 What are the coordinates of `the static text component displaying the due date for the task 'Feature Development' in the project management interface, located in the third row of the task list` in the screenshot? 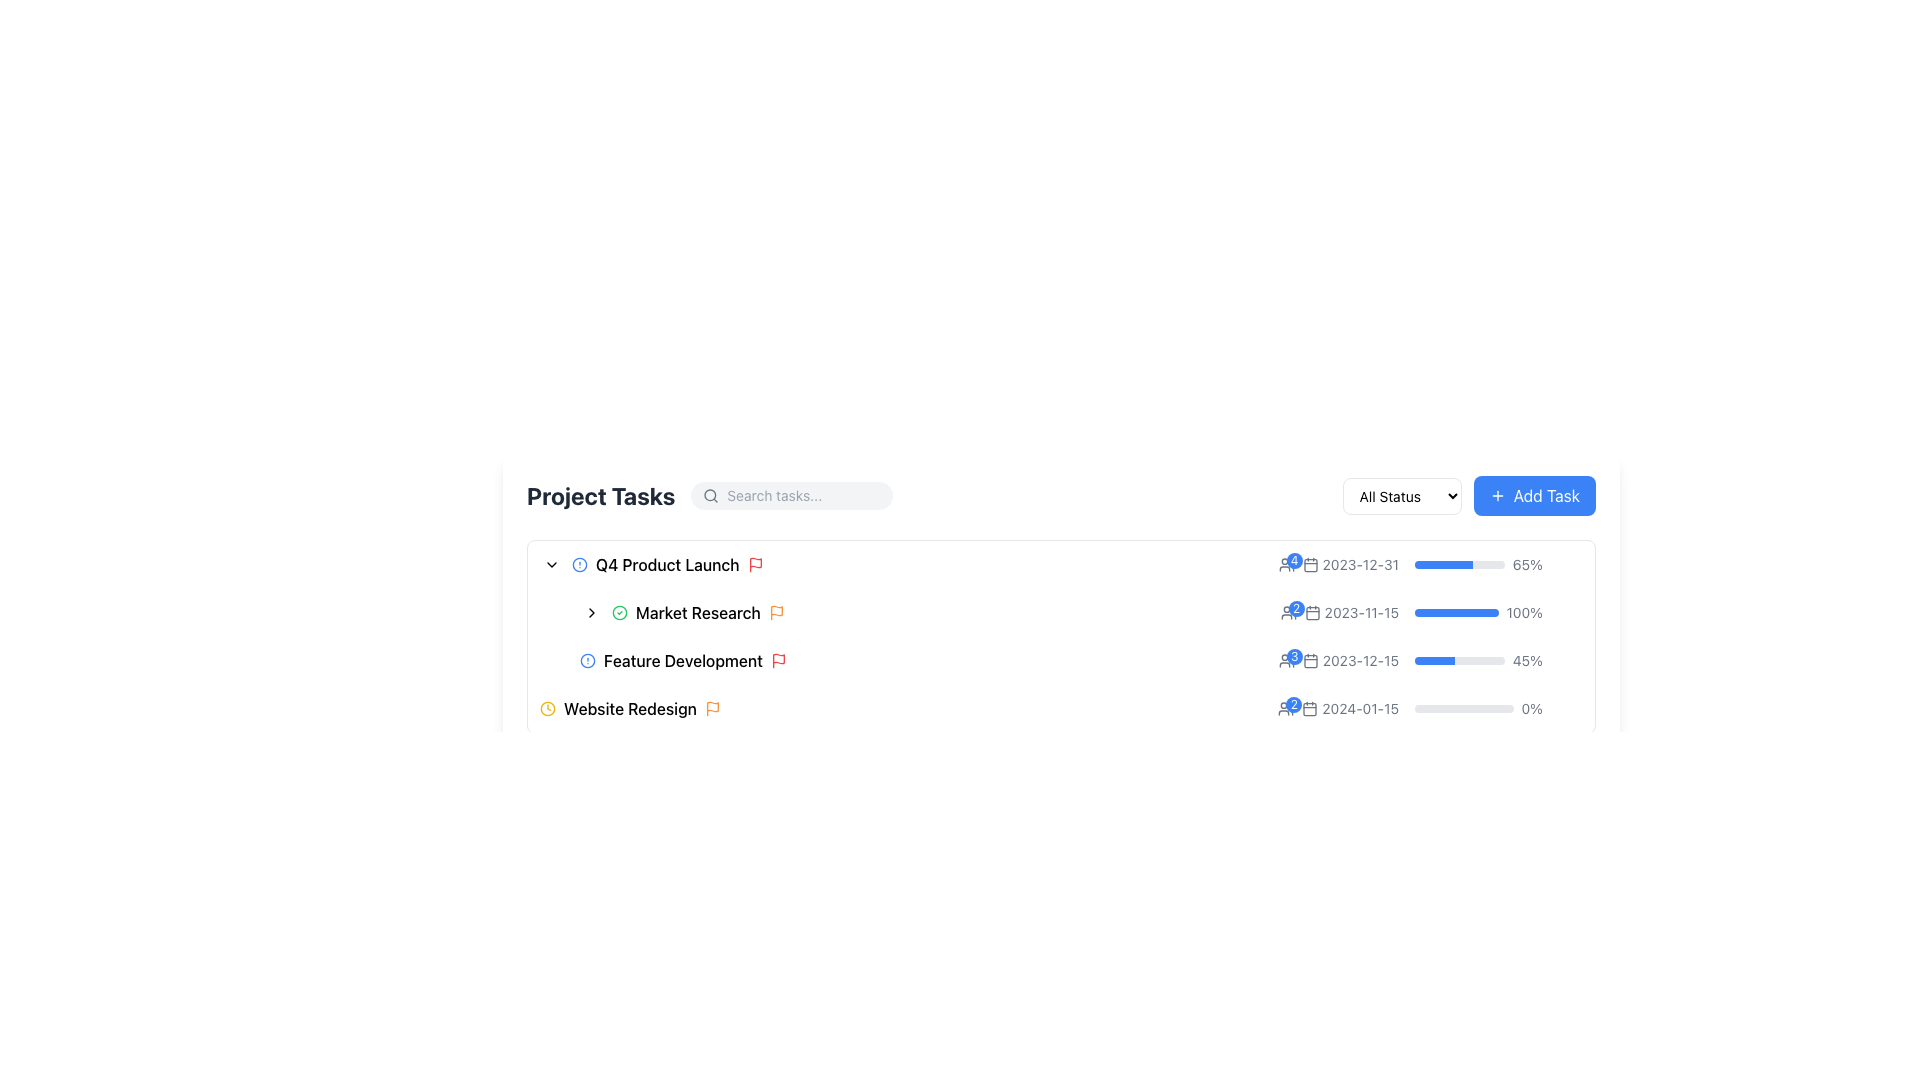 It's located at (1350, 660).